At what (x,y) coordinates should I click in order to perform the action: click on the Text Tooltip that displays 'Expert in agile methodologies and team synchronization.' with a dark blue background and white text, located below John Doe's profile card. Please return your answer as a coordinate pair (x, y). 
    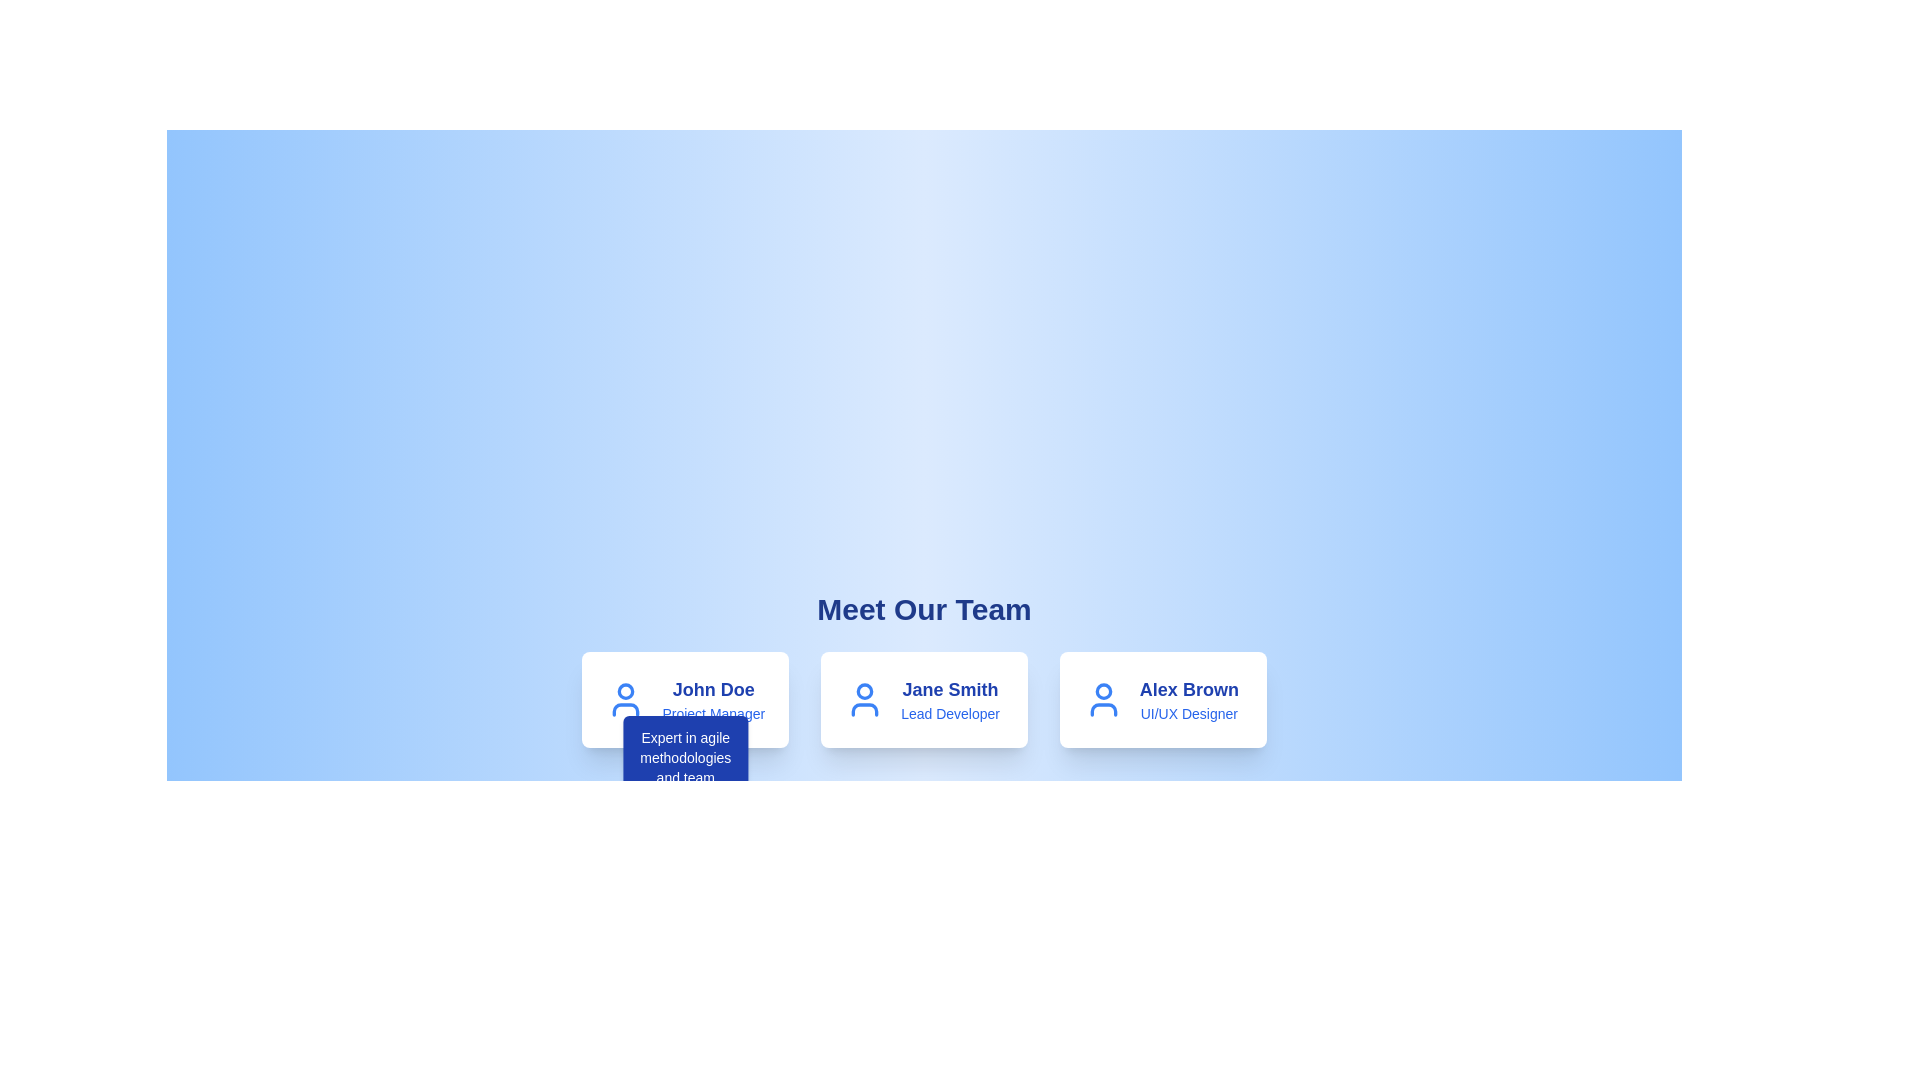
    Looking at the image, I should click on (685, 766).